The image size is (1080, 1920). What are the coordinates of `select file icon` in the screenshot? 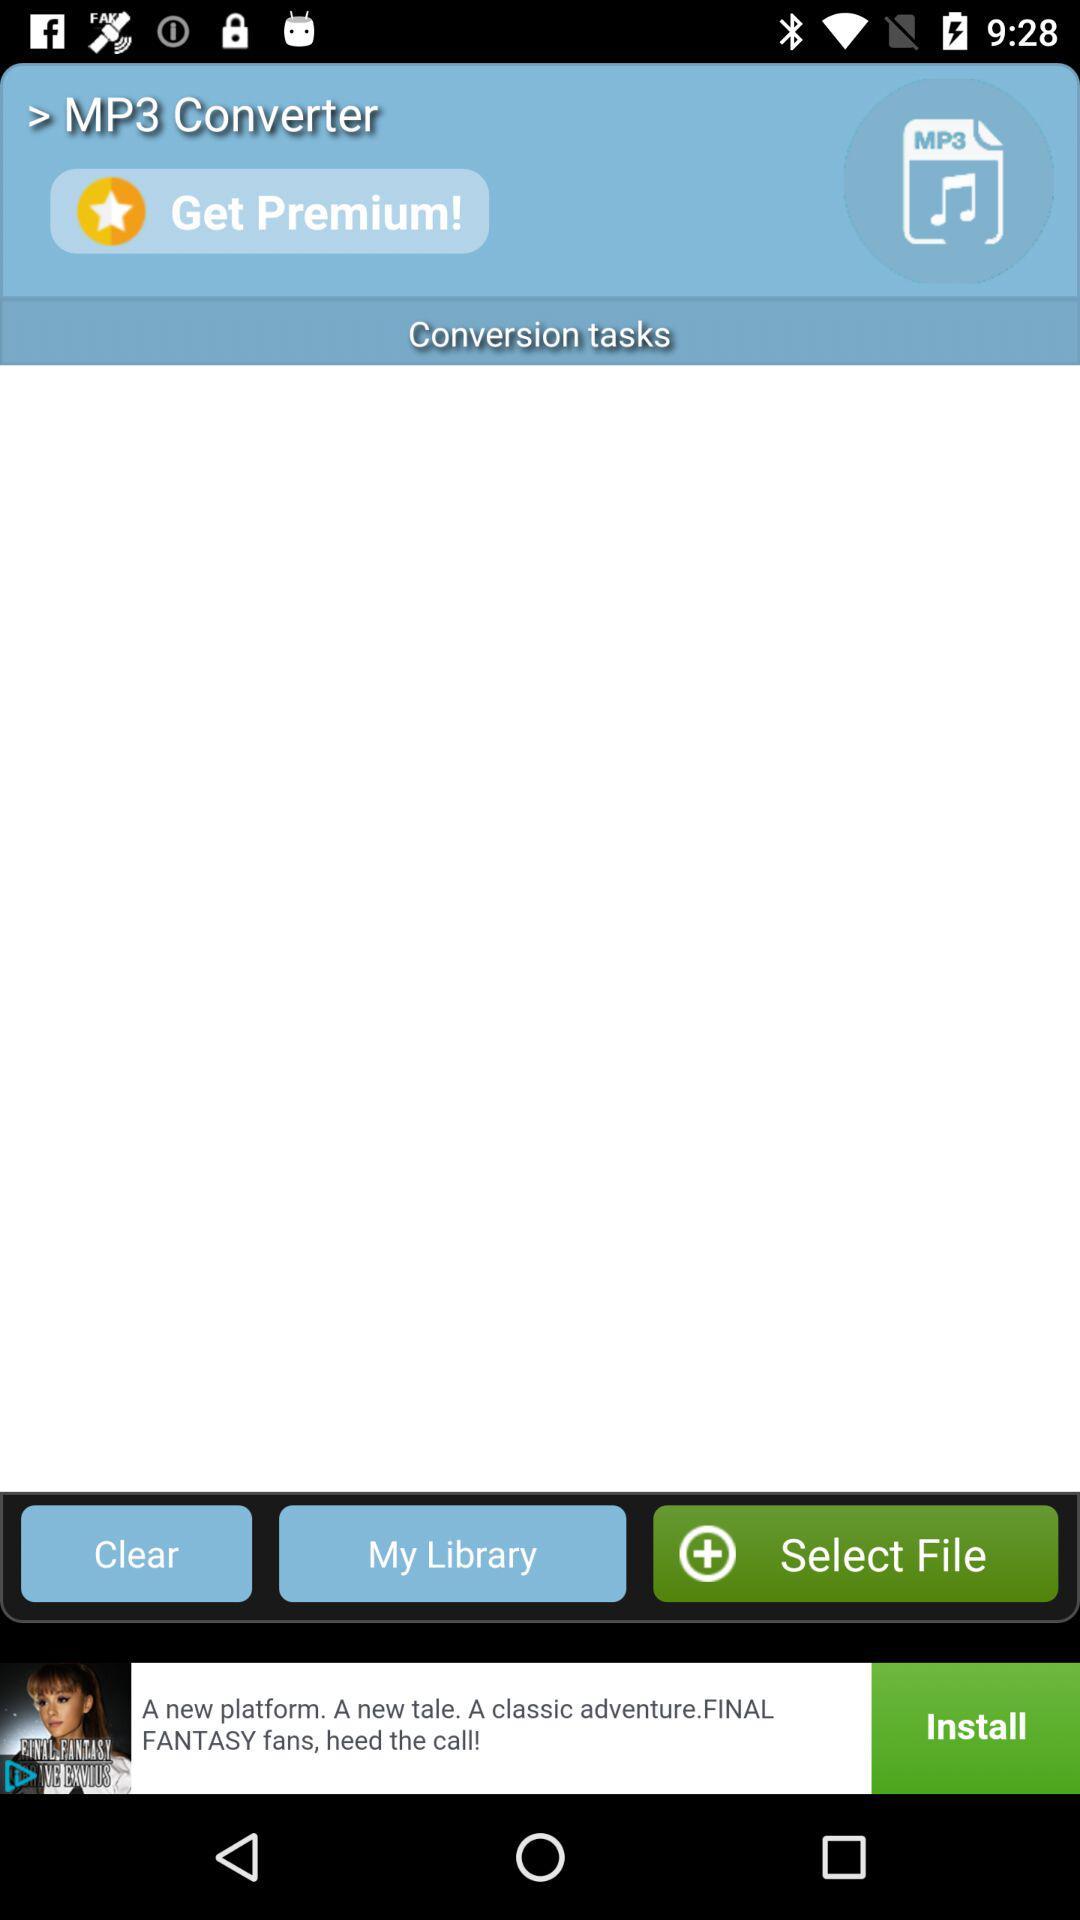 It's located at (855, 1552).